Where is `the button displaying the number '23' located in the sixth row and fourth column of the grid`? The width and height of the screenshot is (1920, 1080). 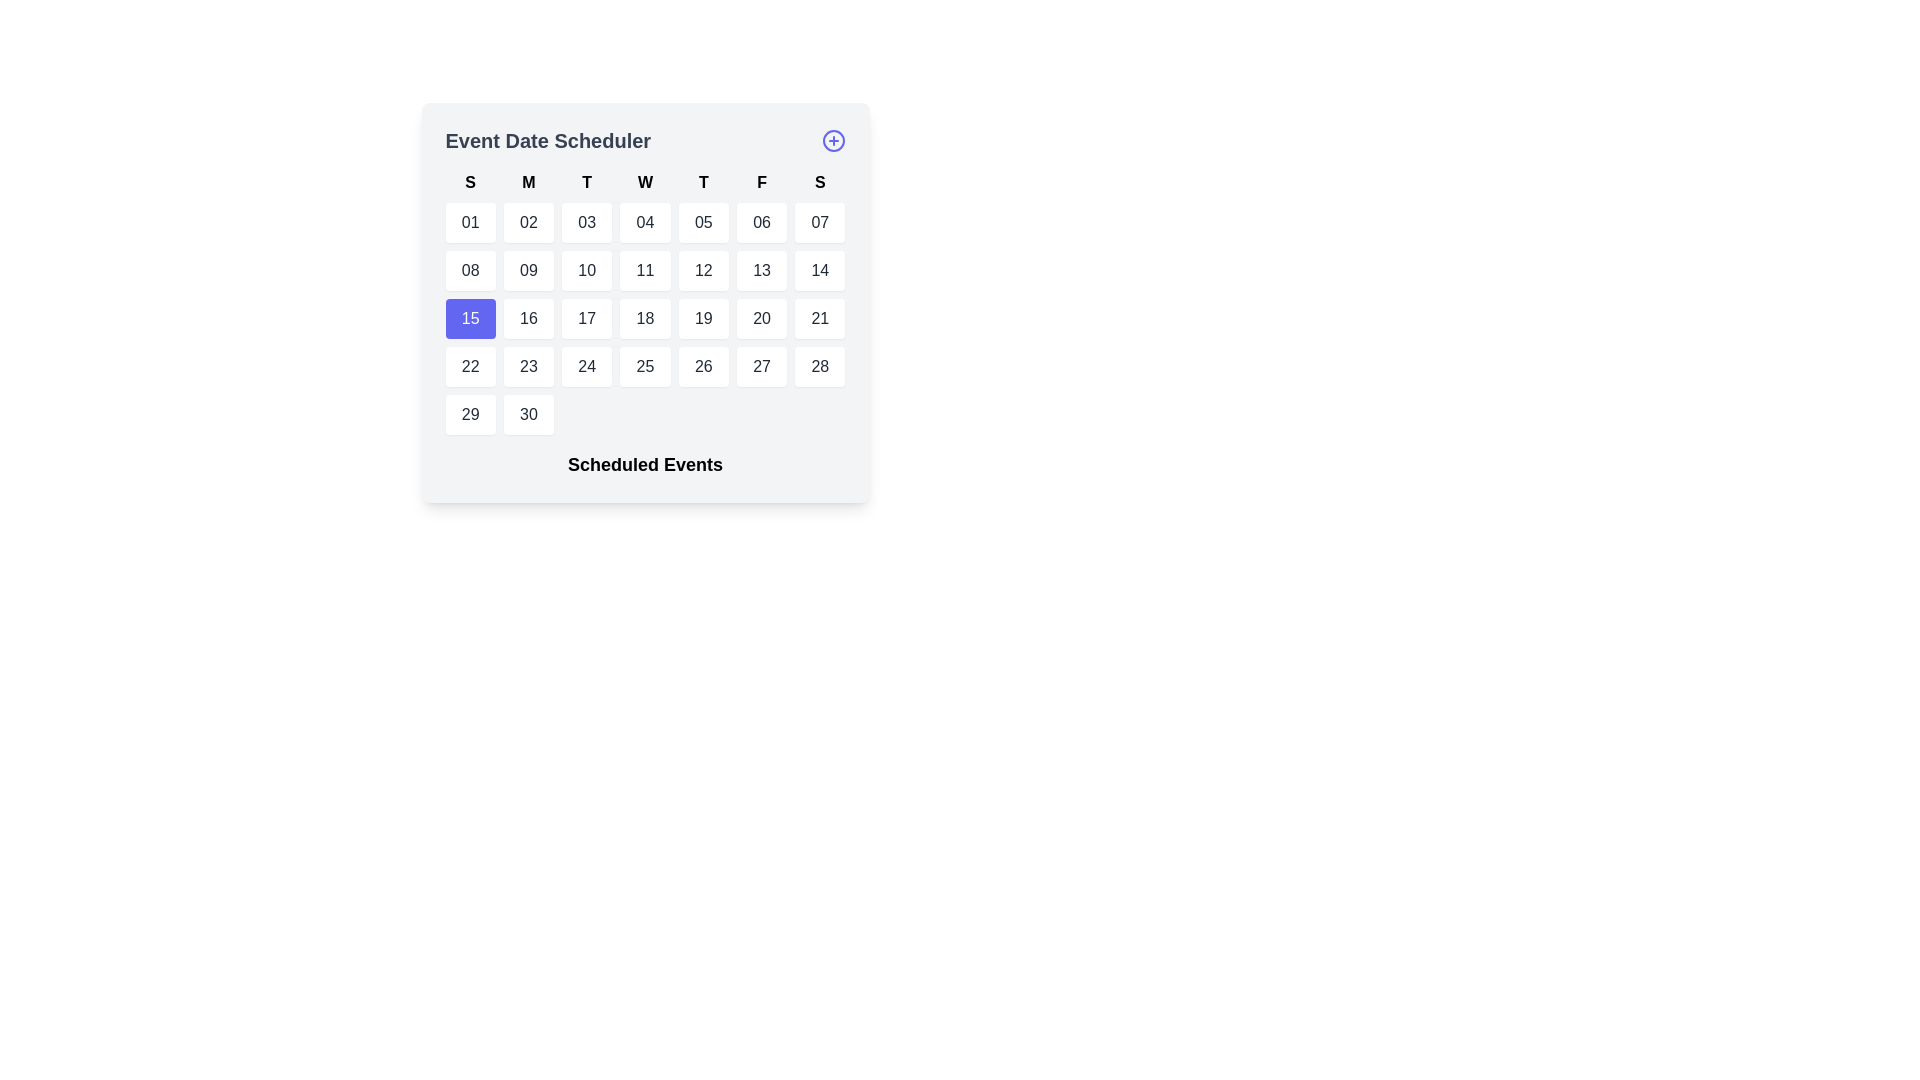
the button displaying the number '23' located in the sixth row and fourth column of the grid is located at coordinates (528, 366).